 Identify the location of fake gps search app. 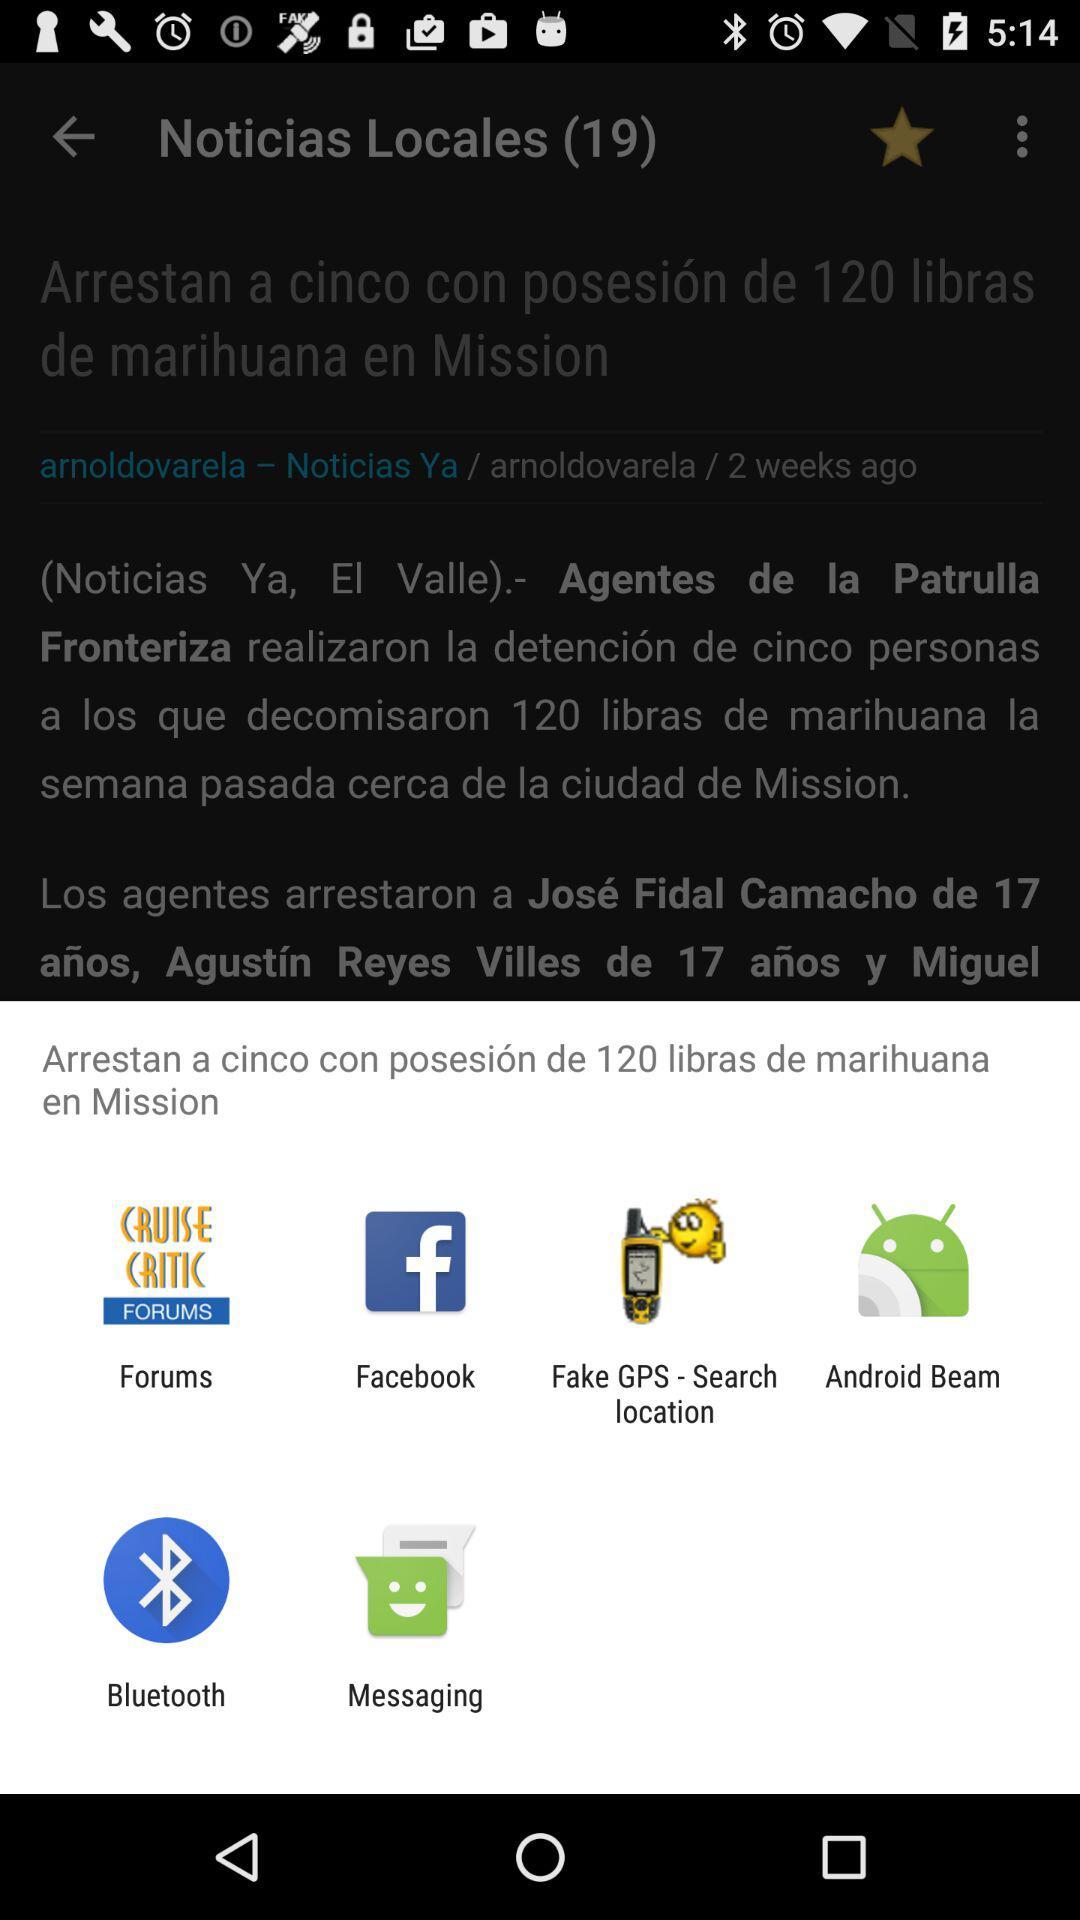
(664, 1392).